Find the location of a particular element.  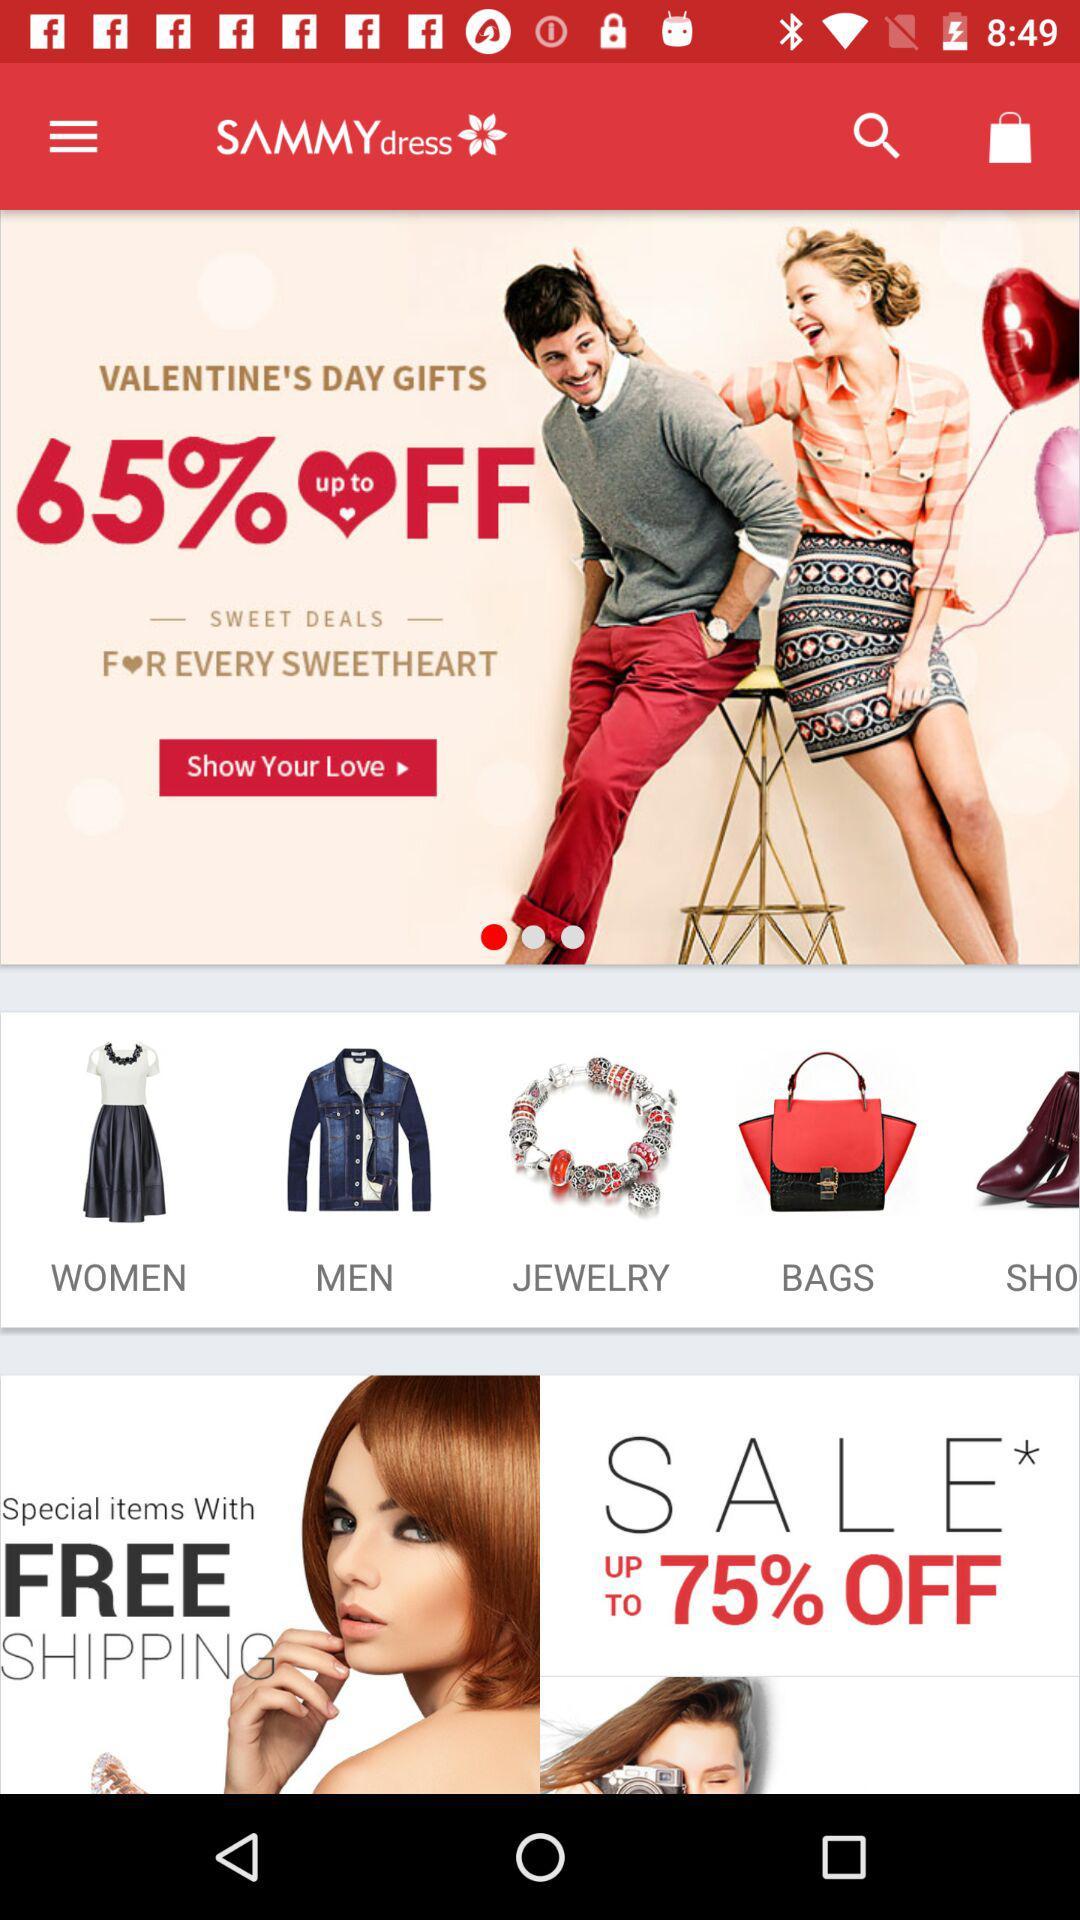

the icon at the top left corner is located at coordinates (72, 135).